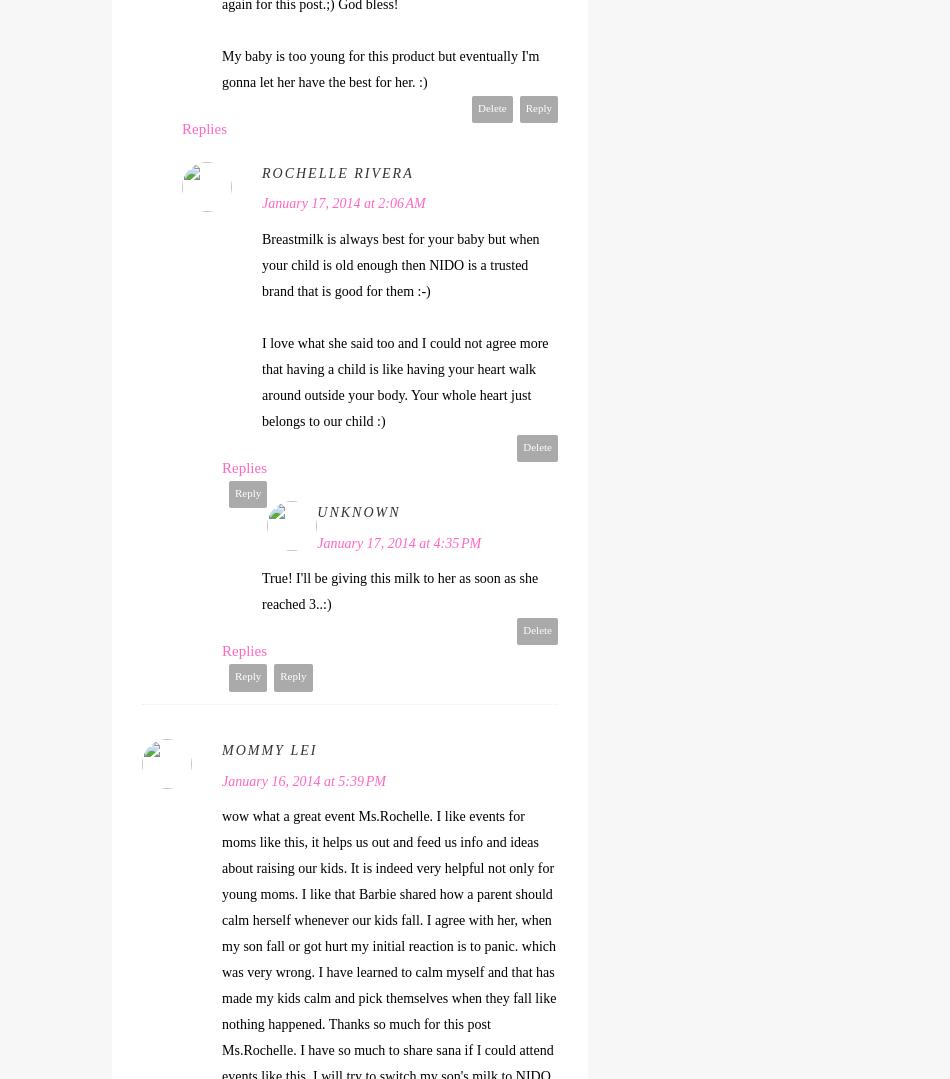 This screenshot has height=1079, width=950. I want to click on 'Rochelle Rivera', so click(336, 172).